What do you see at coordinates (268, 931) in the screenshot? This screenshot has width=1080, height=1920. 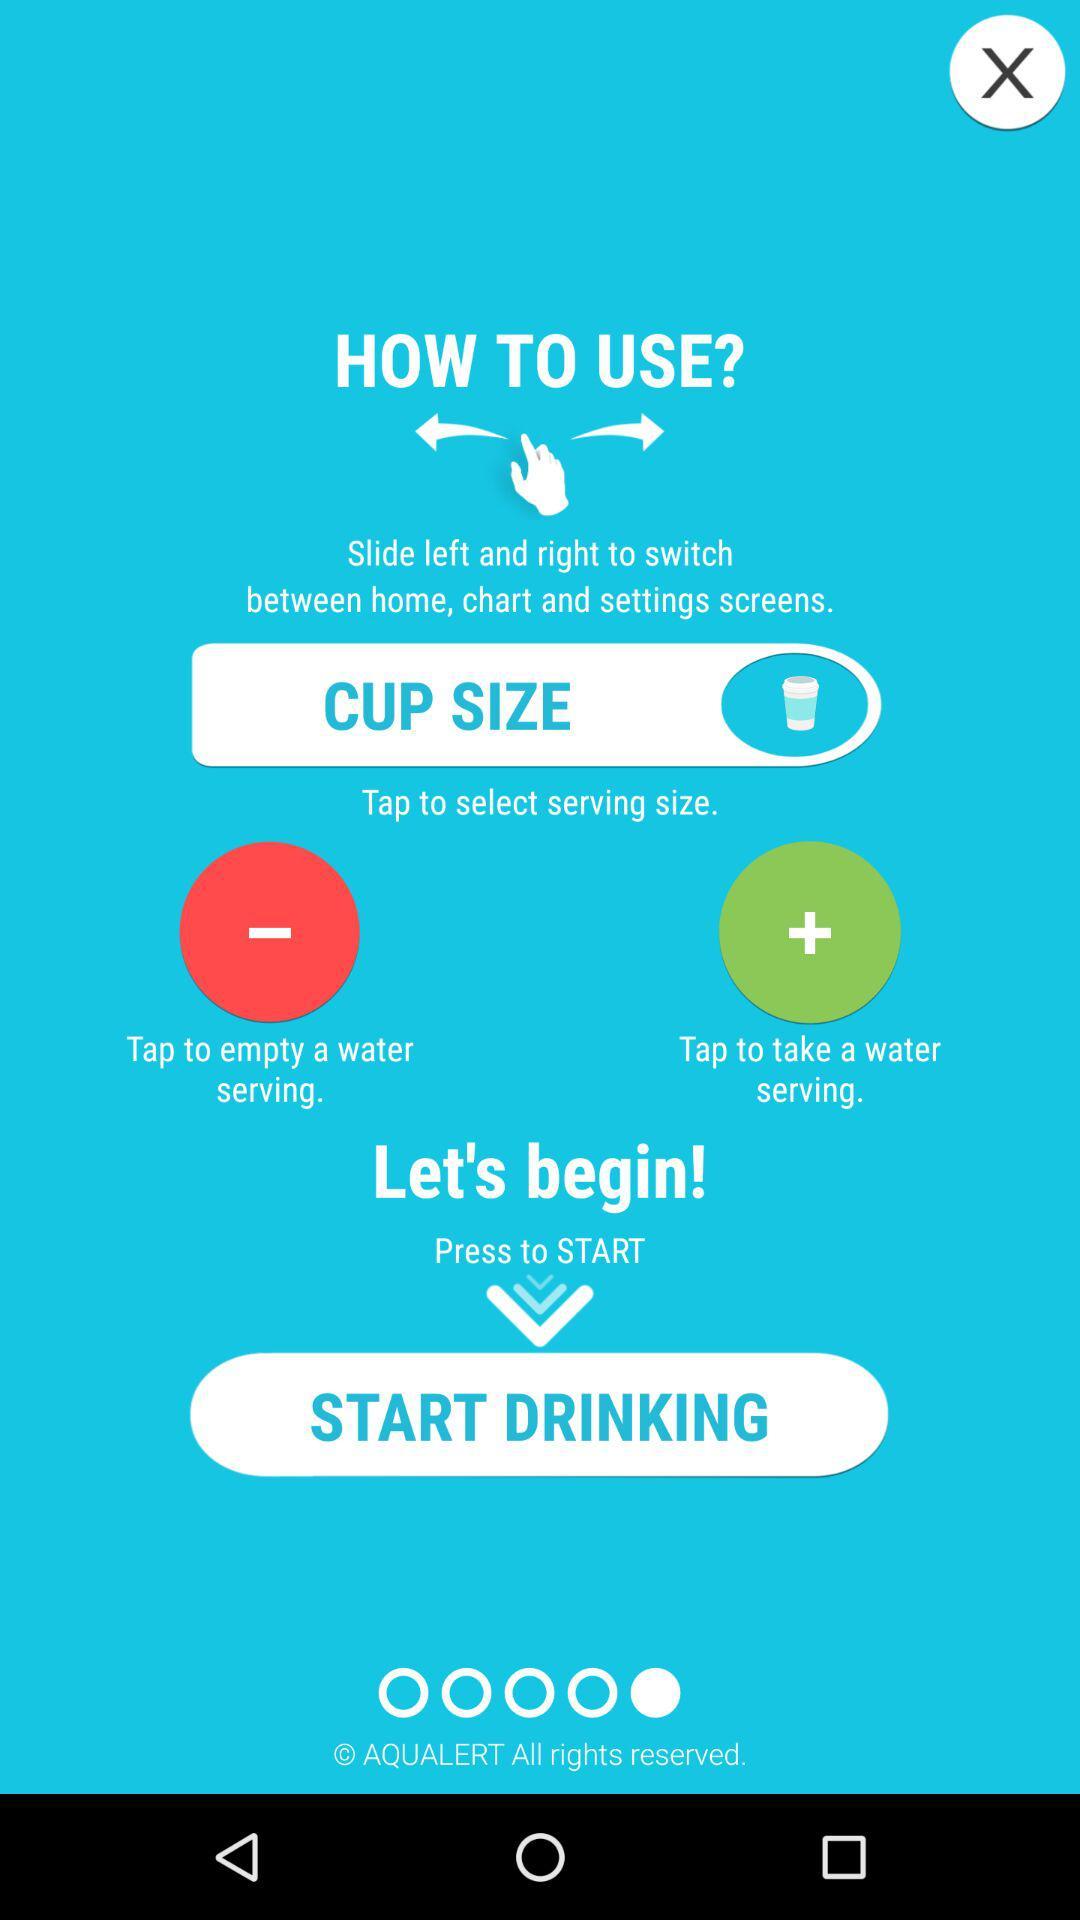 I see `the icon below tap to select item` at bounding box center [268, 931].